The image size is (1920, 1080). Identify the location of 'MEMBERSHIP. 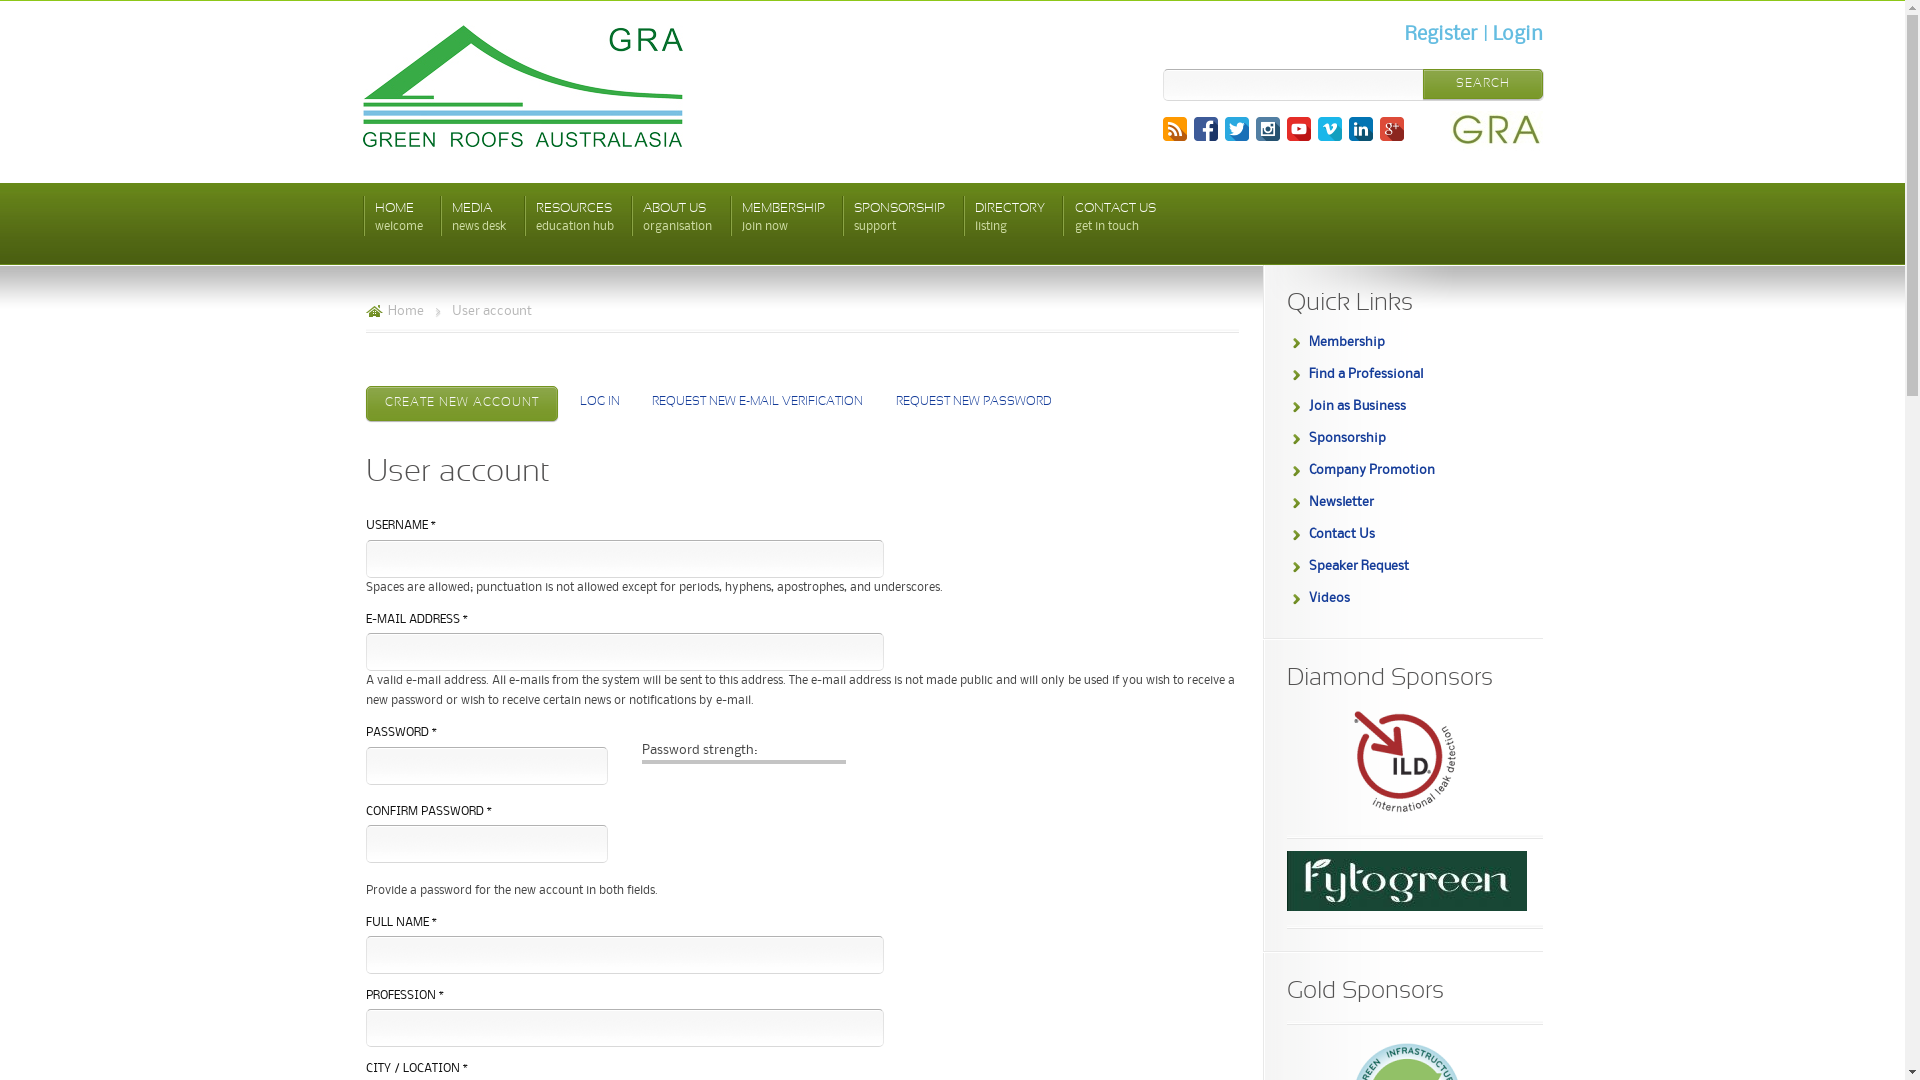
(782, 220).